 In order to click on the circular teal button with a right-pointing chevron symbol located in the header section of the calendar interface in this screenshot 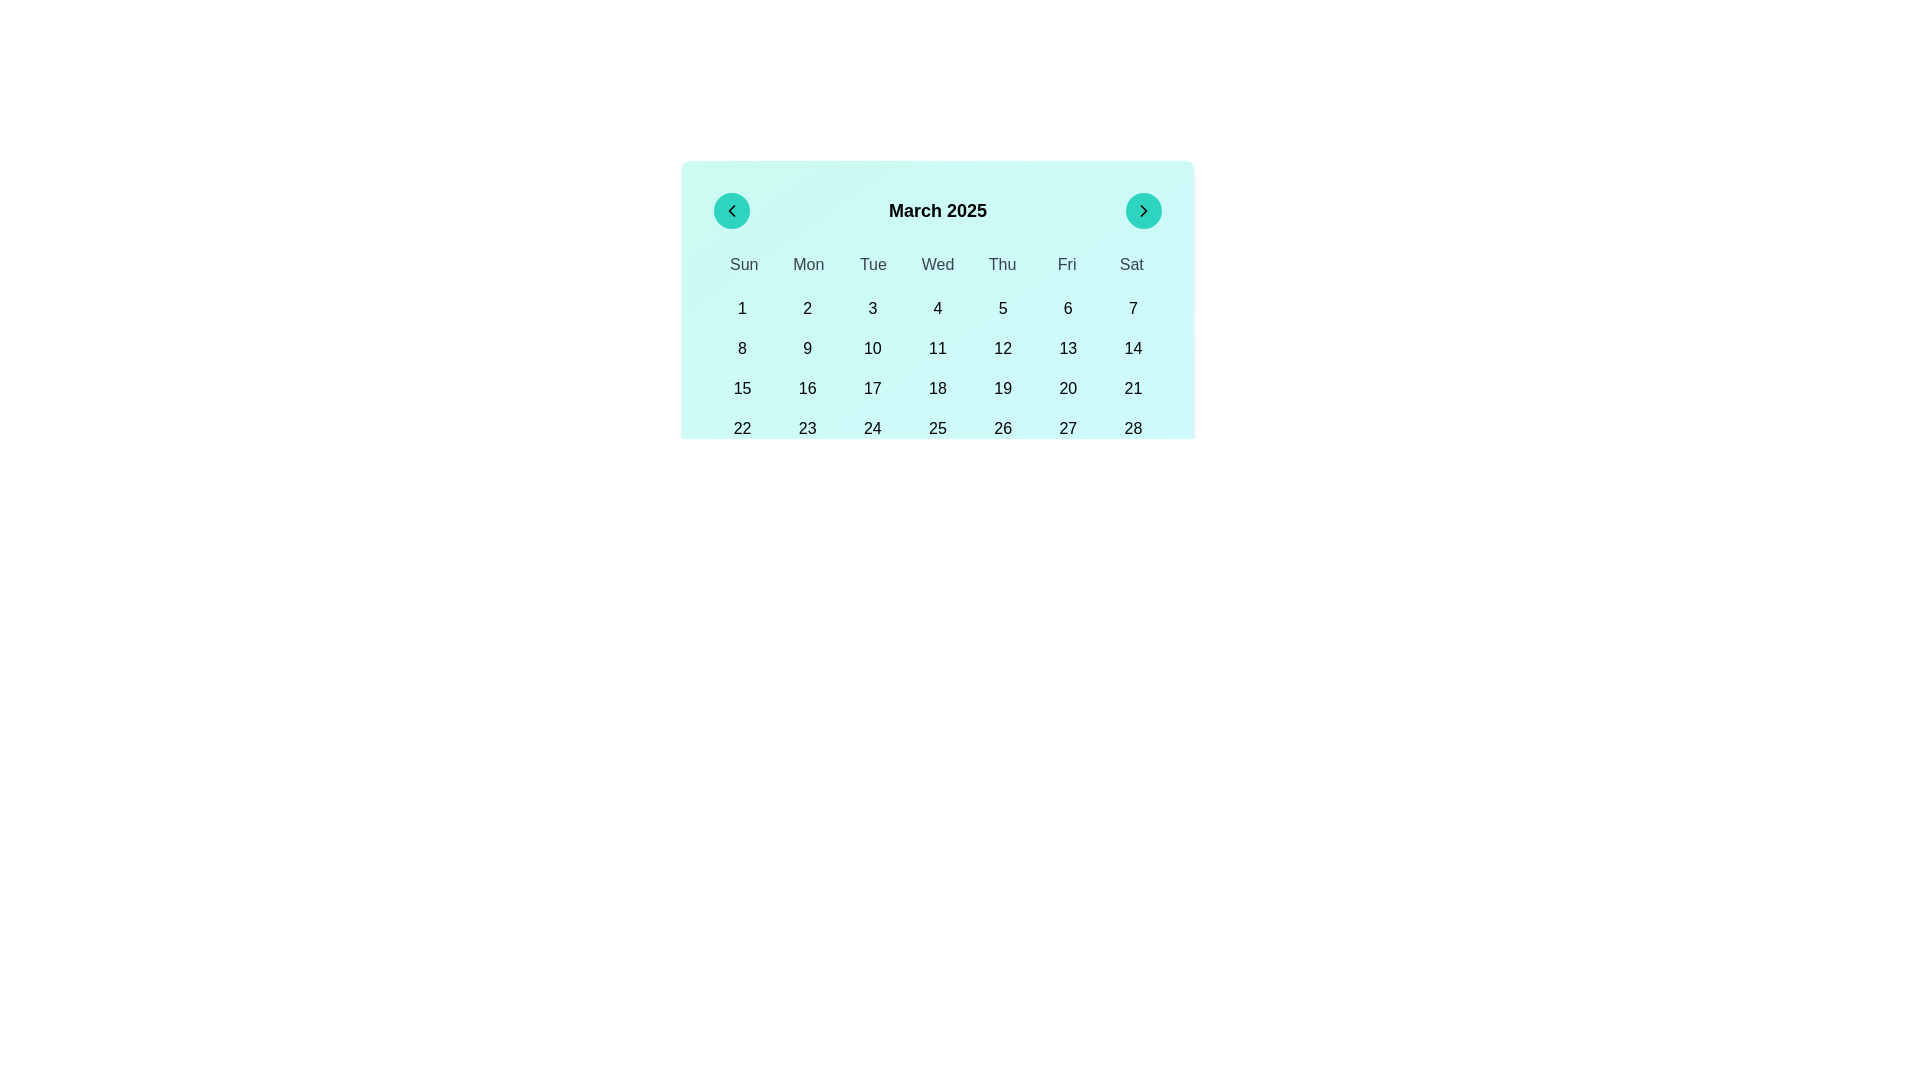, I will do `click(1143, 211)`.